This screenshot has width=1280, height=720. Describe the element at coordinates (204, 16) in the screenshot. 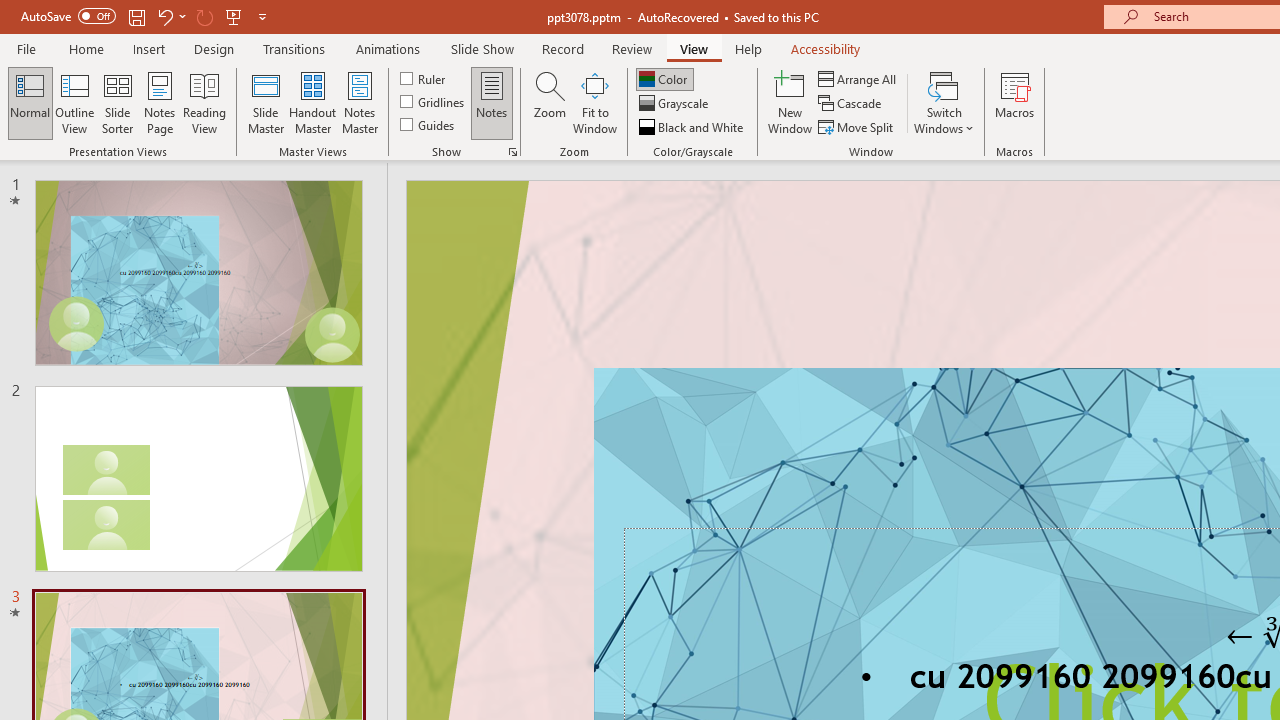

I see `'Redo'` at that location.